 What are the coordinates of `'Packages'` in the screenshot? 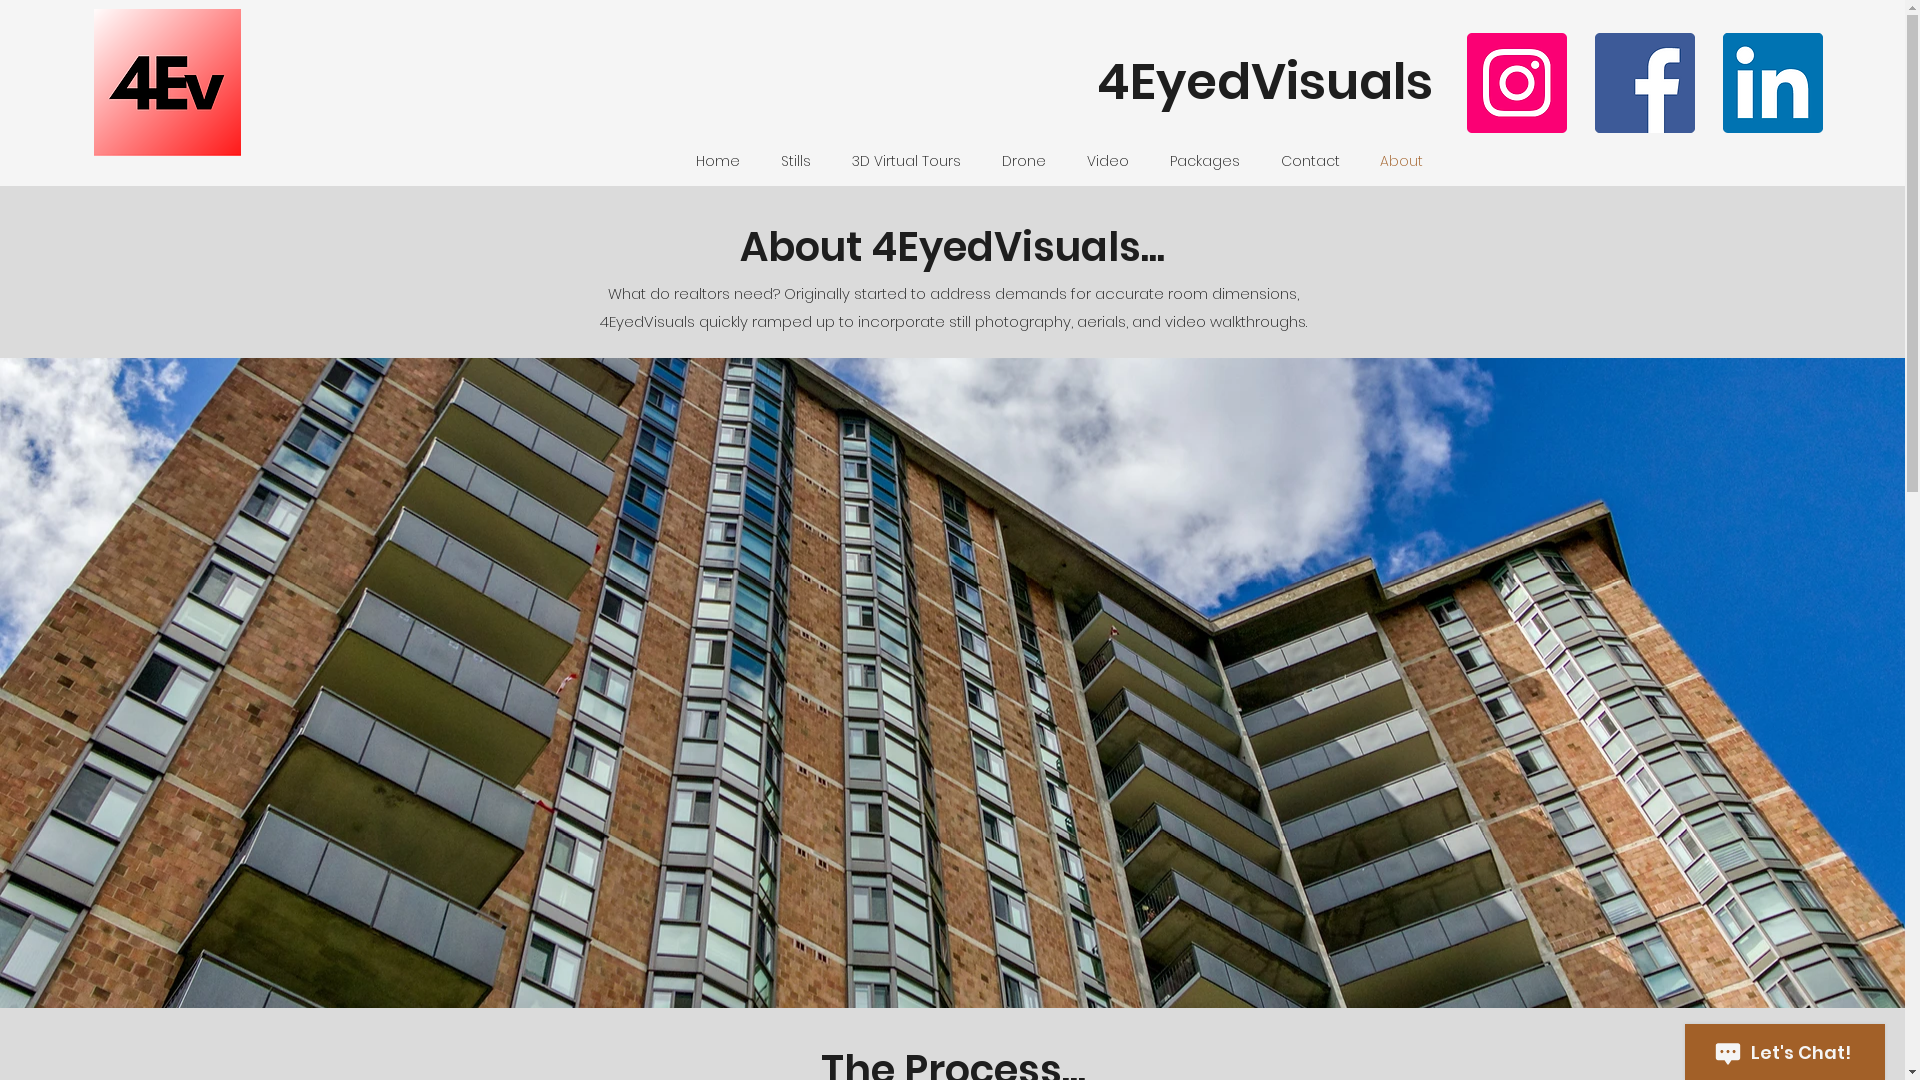 It's located at (1150, 160).